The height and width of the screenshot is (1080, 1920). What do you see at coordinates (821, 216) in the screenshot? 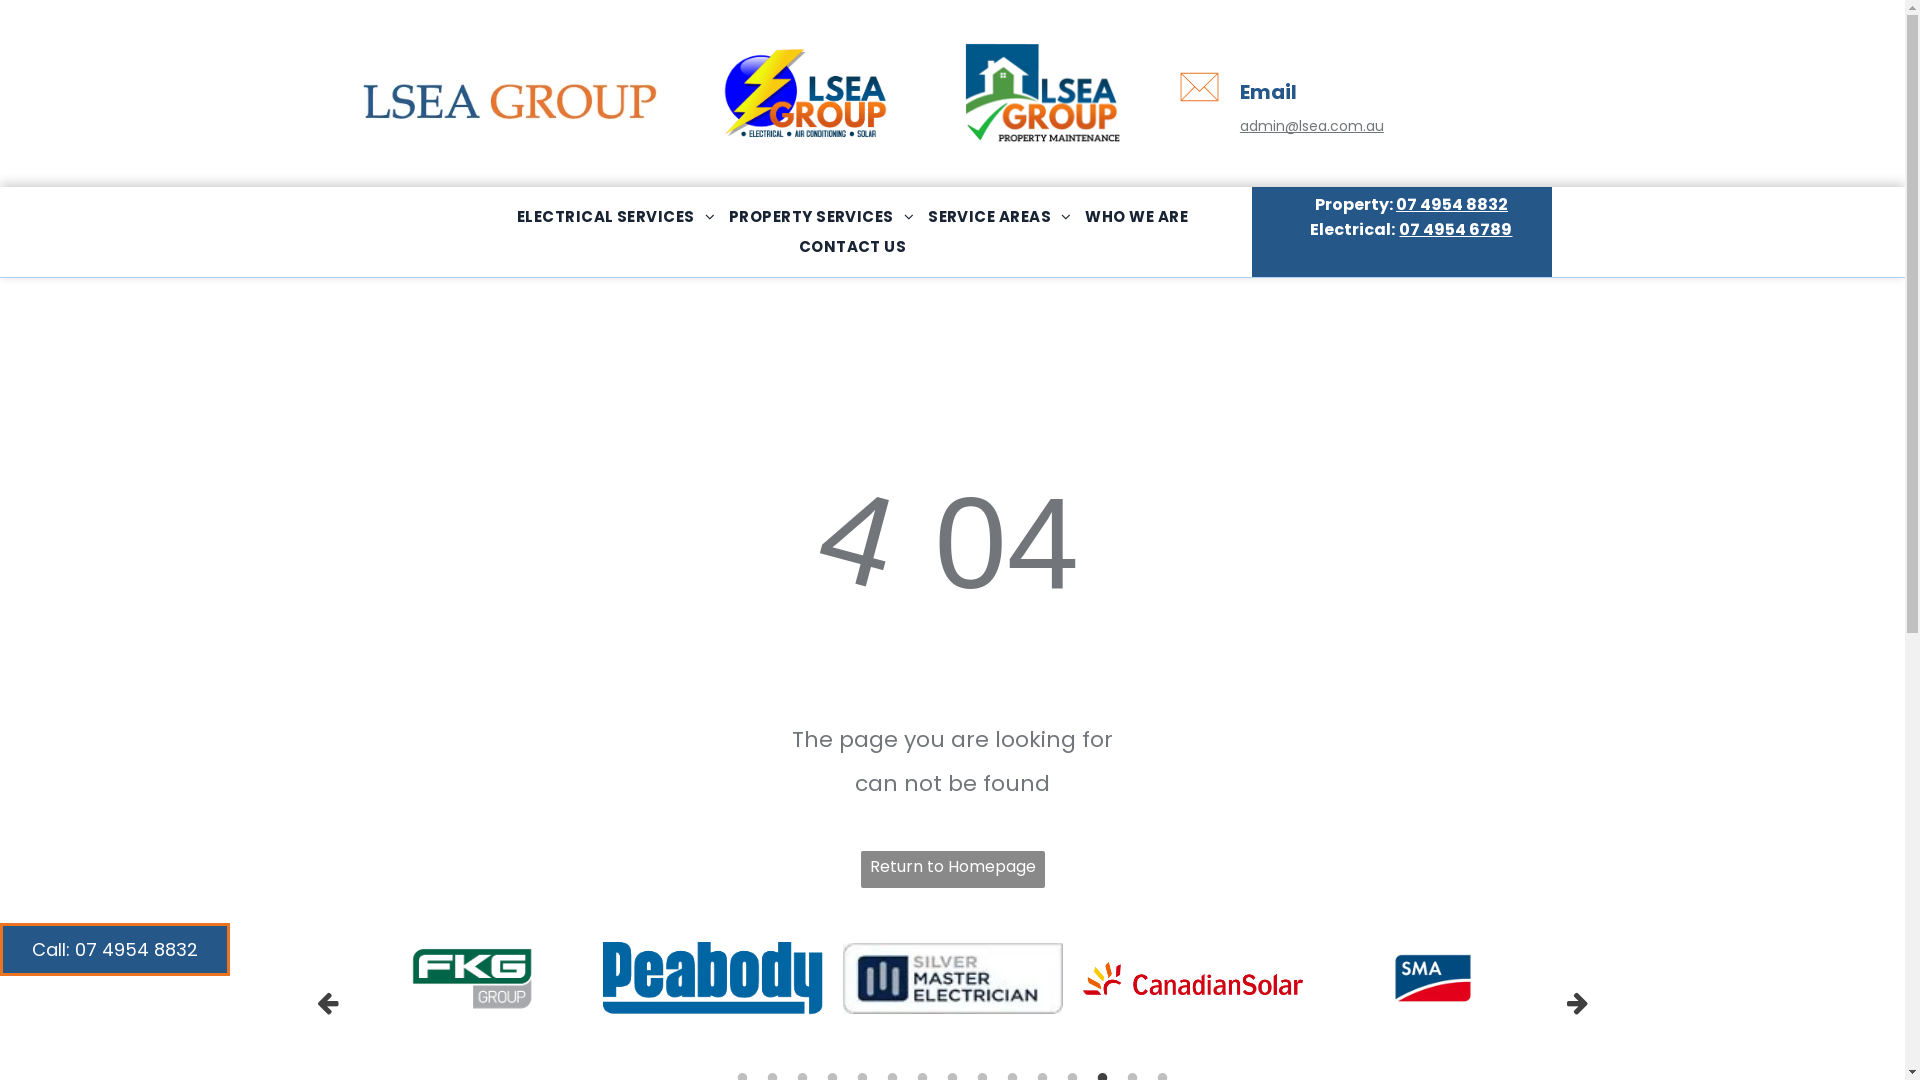
I see `'PROPERTY SERVICES'` at bounding box center [821, 216].